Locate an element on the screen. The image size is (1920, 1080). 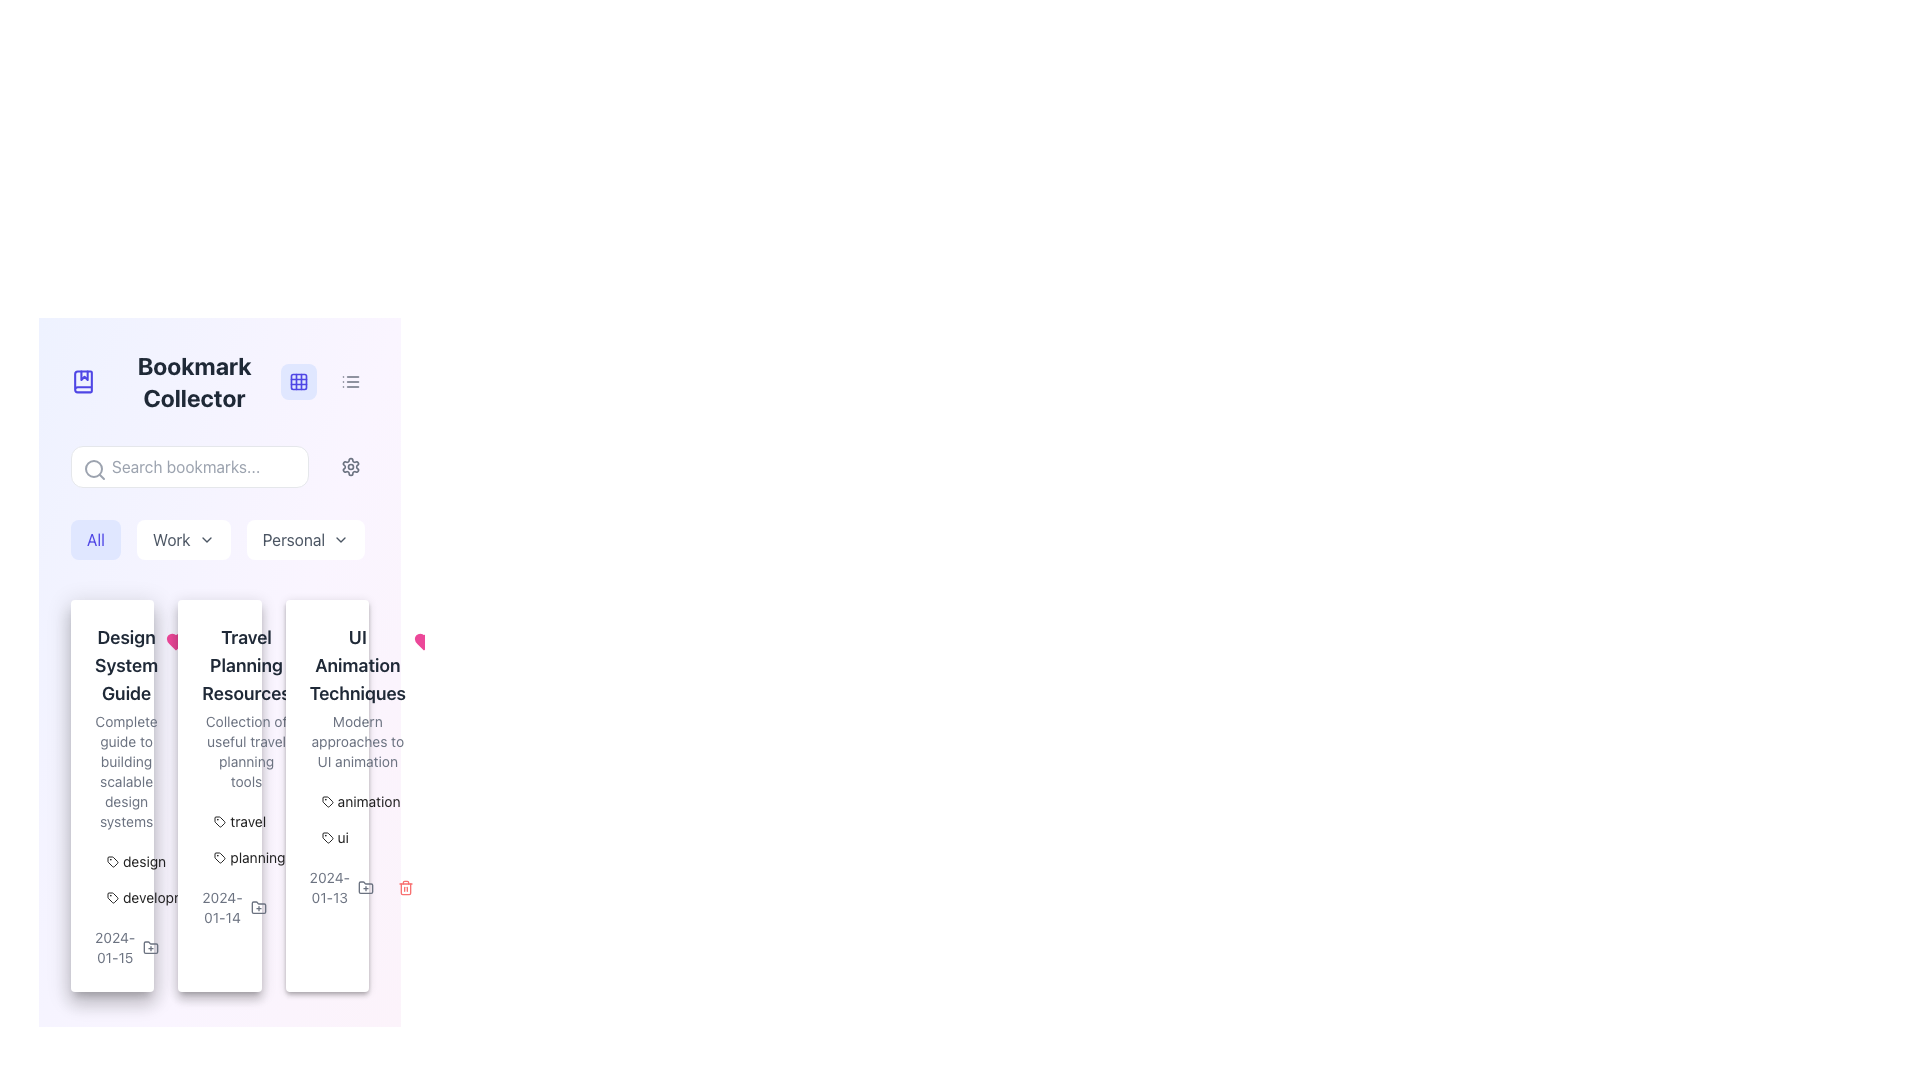
the icon with a rounded tag shape and a small circular cutout, located to the left of the text 'animation' within the pill-shaped badge under the 'UI Animation Techniques' card is located at coordinates (327, 801).